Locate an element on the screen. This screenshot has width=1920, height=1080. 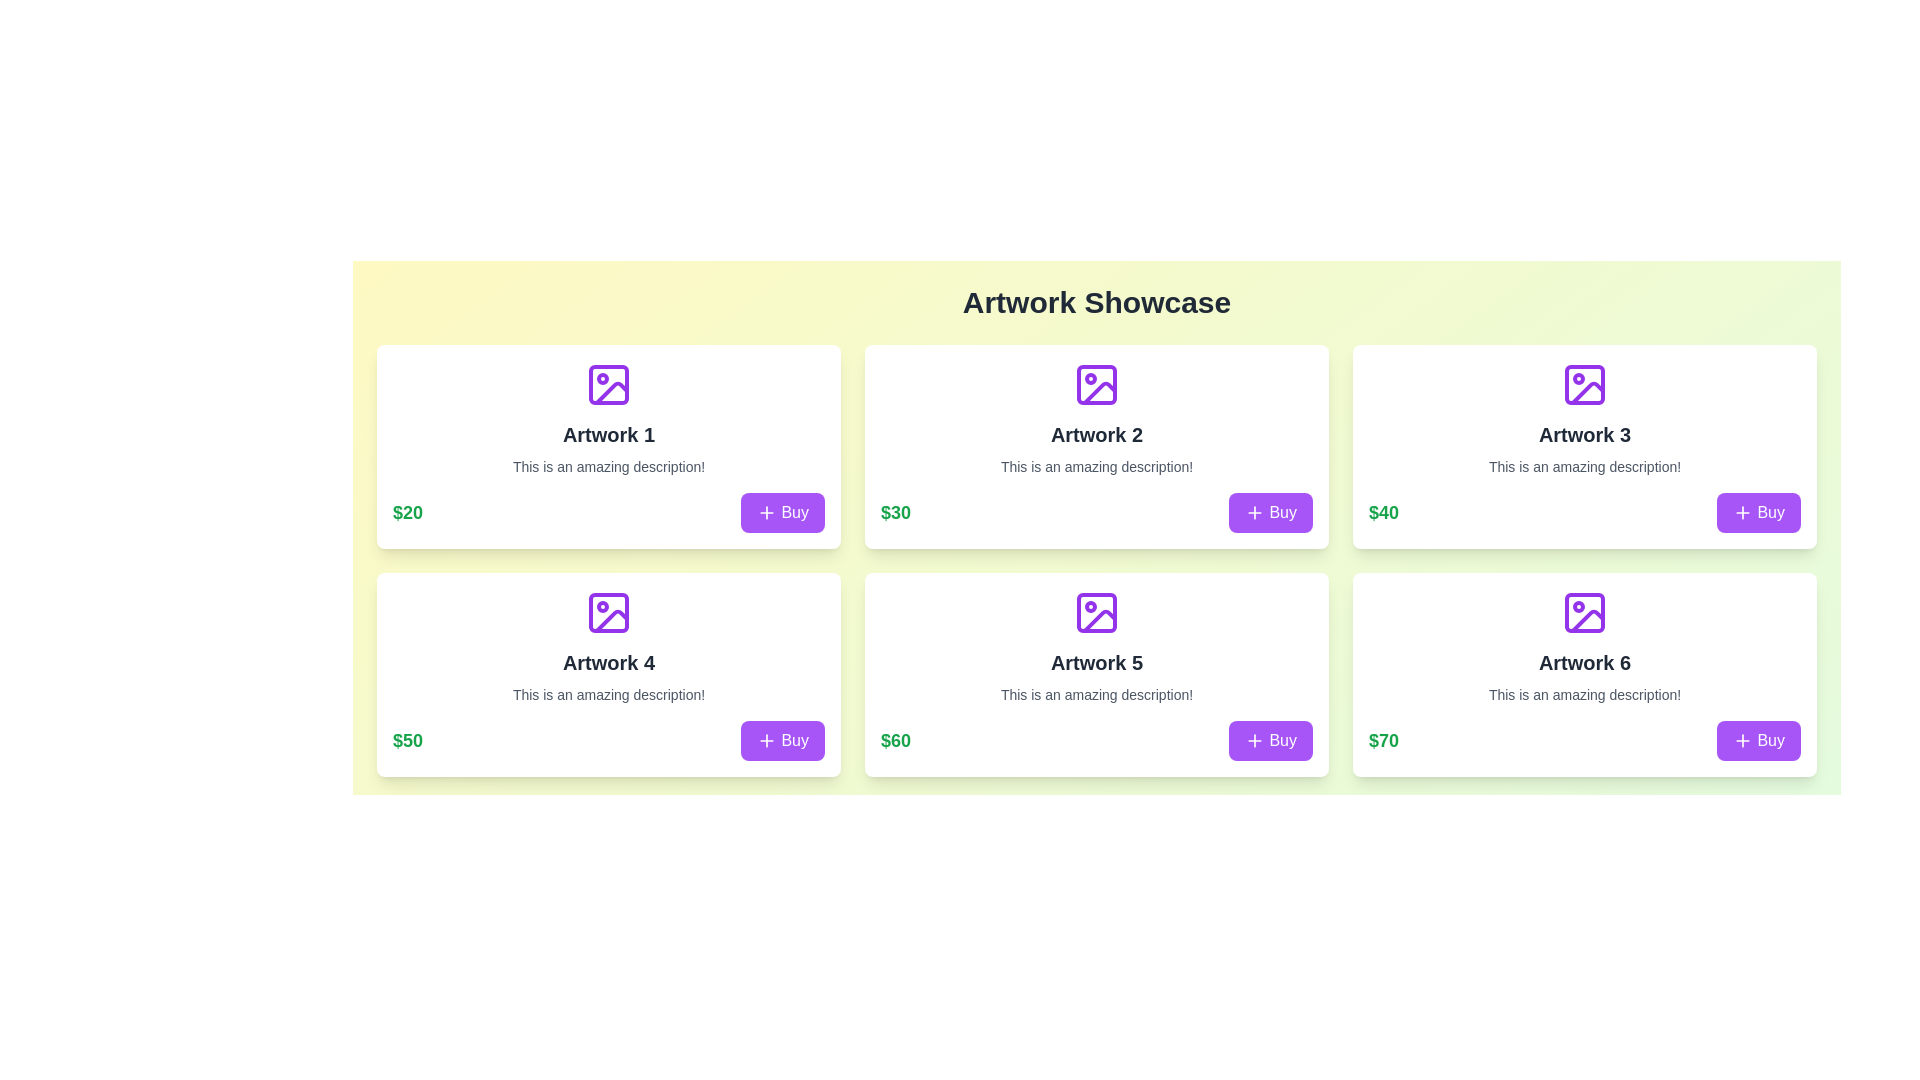
static text that says 'This is an amazing description!' located in the bottom right corner of the card for 'Artwork 6', positioned between the title and the price is located at coordinates (1583, 693).